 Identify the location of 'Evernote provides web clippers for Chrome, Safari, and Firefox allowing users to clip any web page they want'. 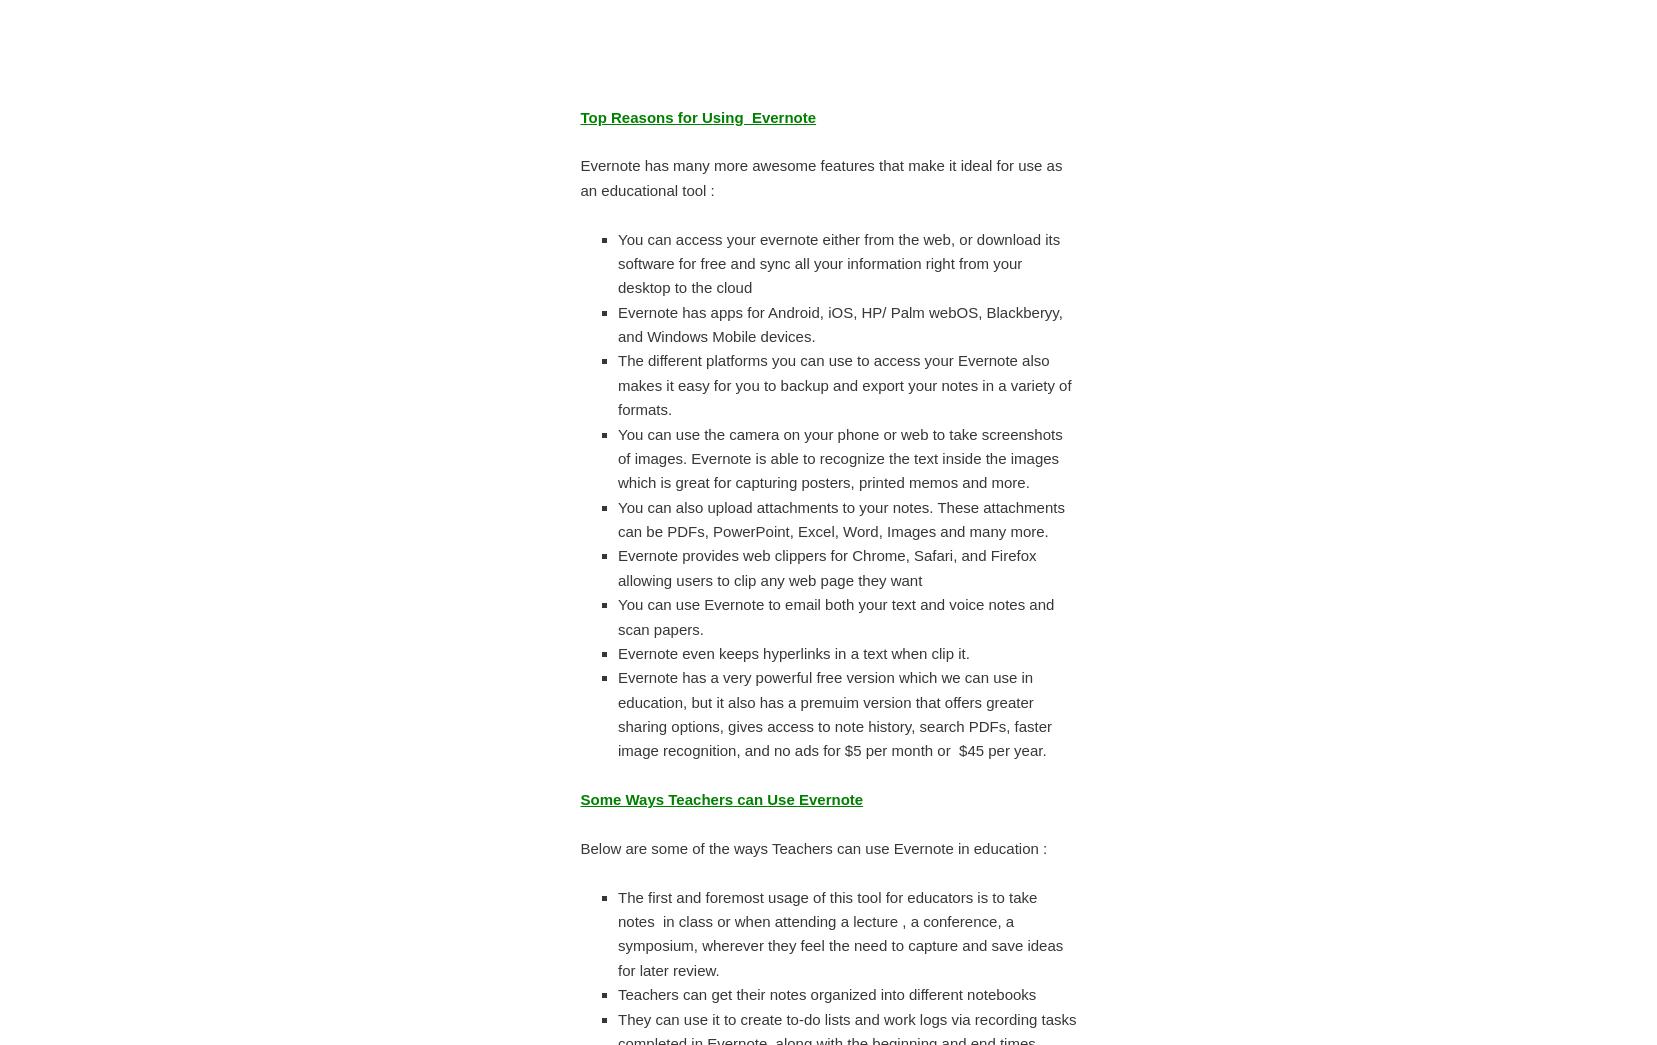
(826, 567).